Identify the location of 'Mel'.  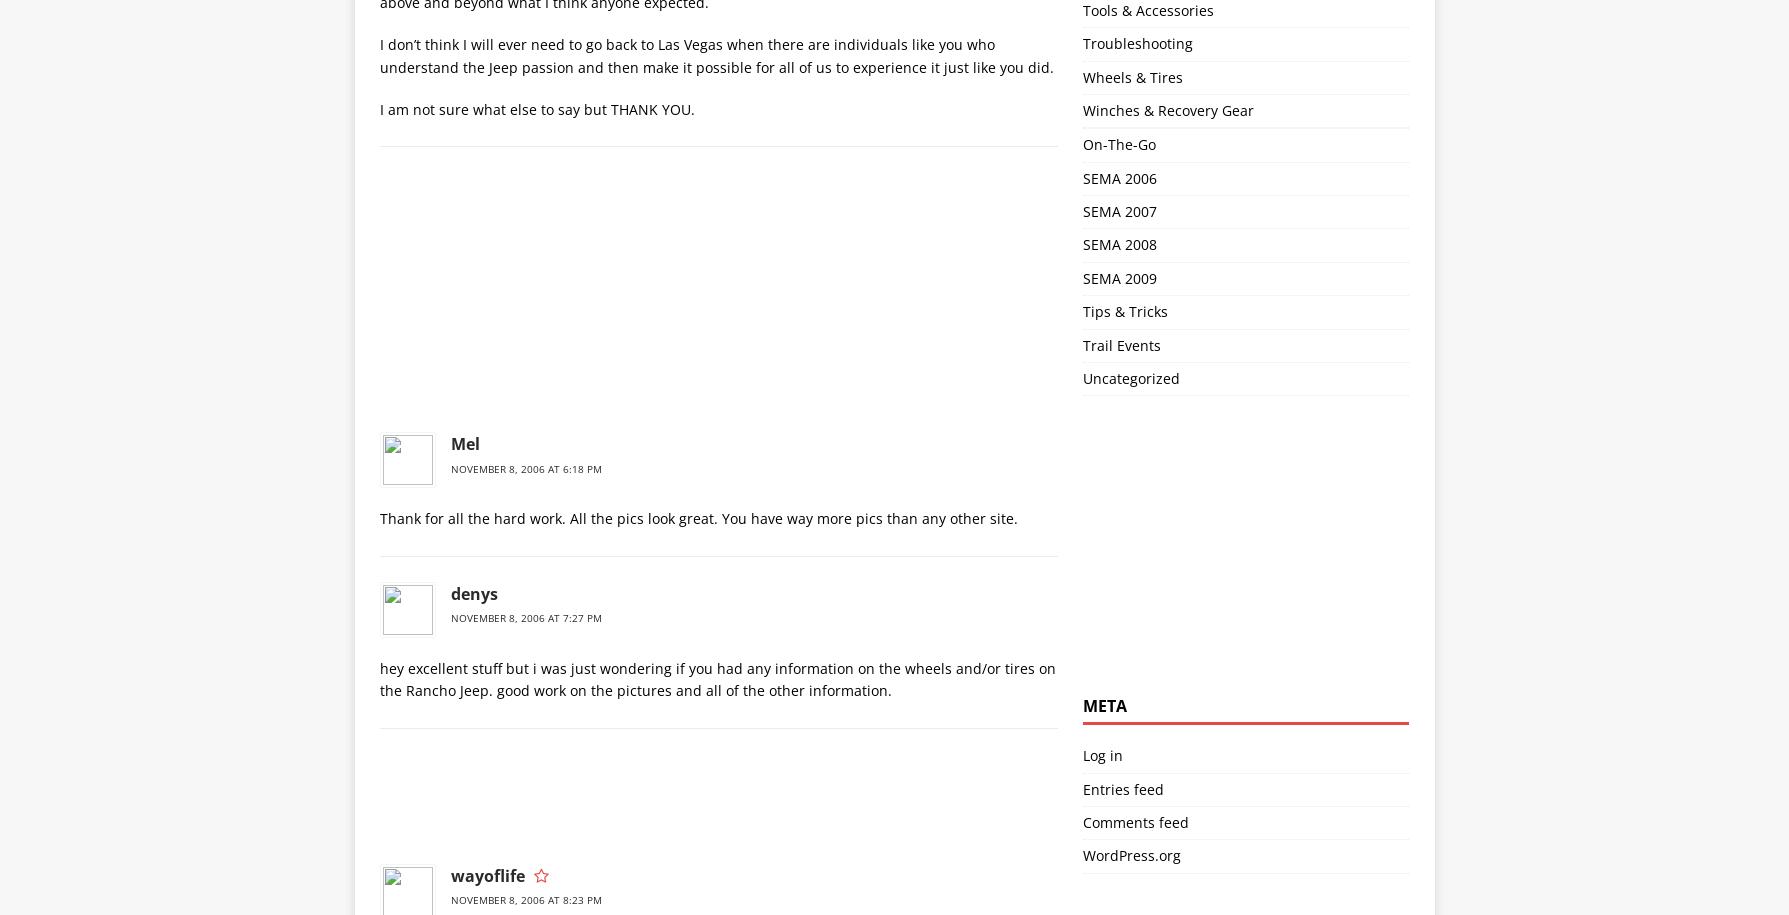
(463, 443).